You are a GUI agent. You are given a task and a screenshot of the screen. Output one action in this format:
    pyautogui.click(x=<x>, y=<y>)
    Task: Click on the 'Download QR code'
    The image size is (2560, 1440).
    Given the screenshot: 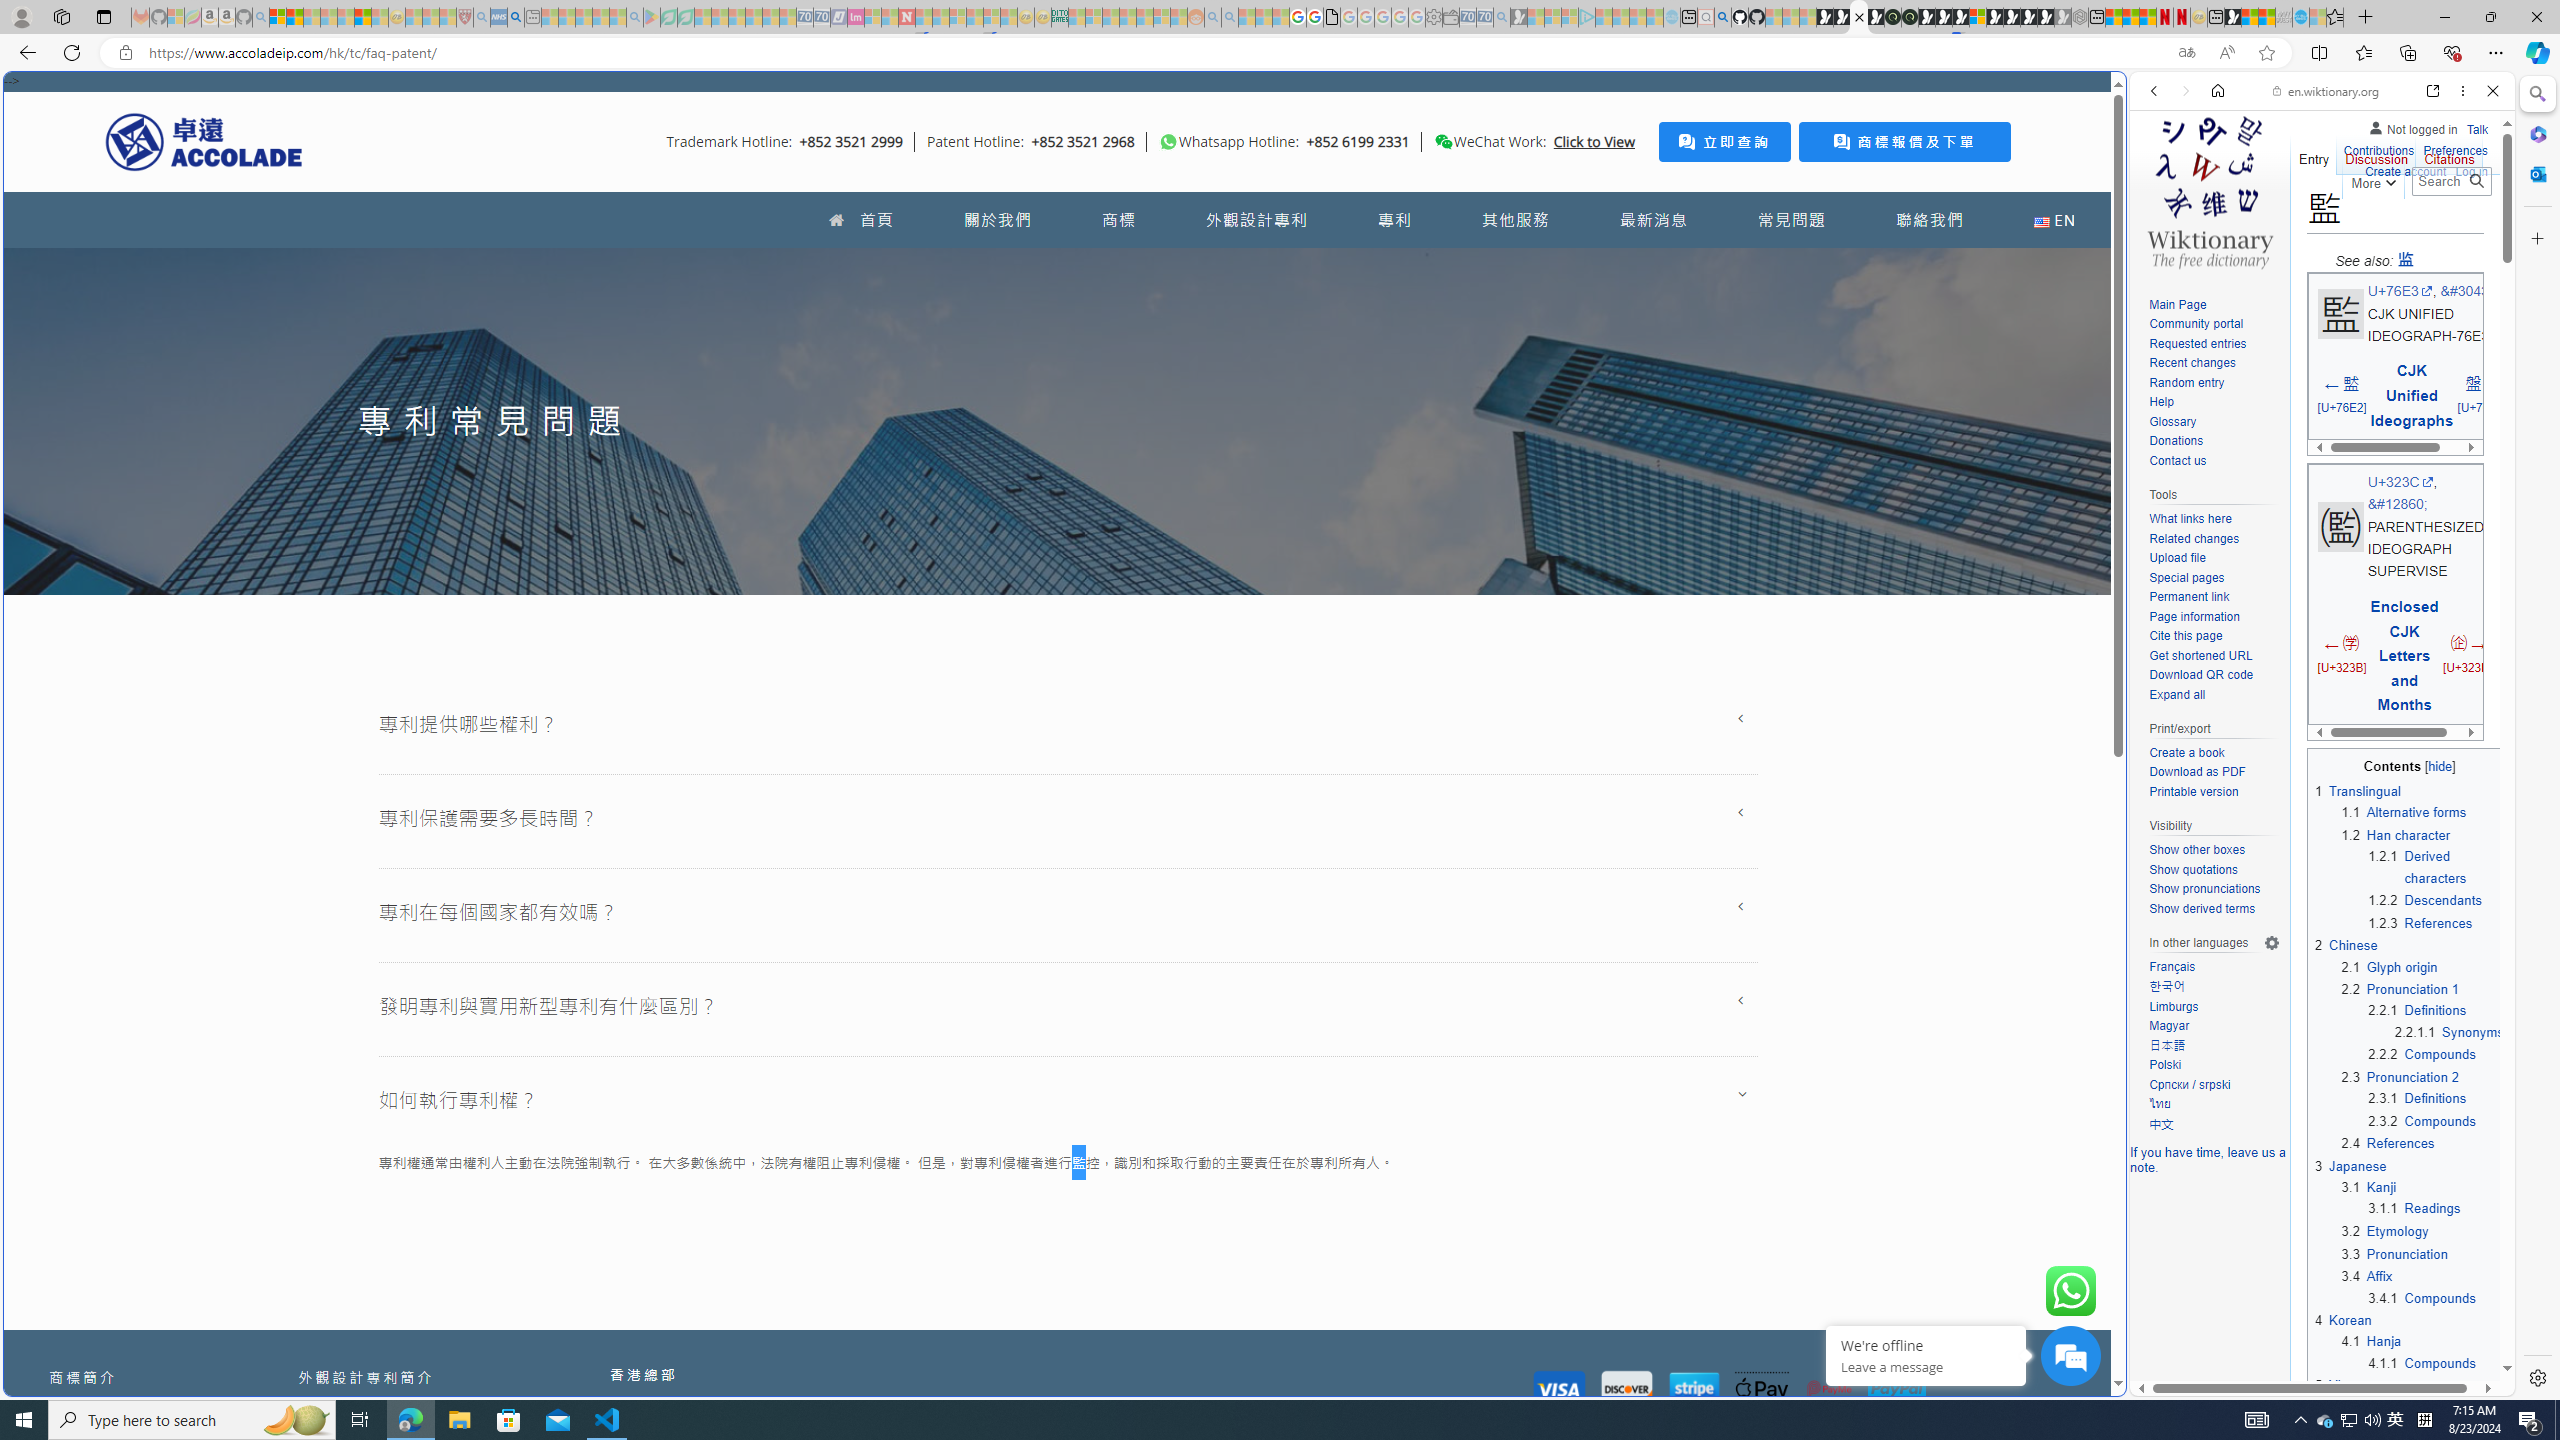 What is the action you would take?
    pyautogui.click(x=2213, y=674)
    